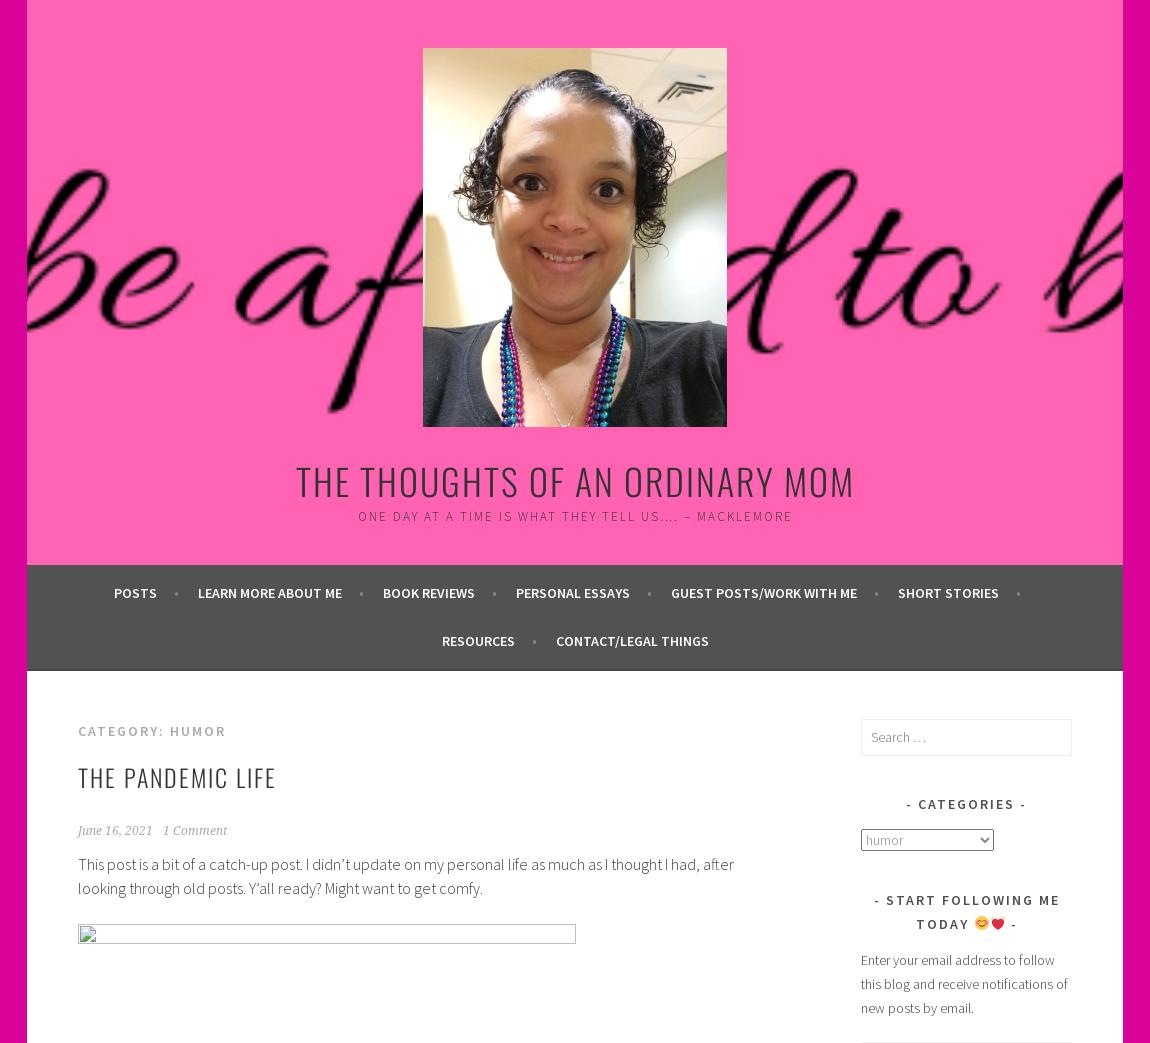 The width and height of the screenshot is (1150, 1043). Describe the element at coordinates (175, 774) in the screenshot. I see `'The Pandemic Life'` at that location.